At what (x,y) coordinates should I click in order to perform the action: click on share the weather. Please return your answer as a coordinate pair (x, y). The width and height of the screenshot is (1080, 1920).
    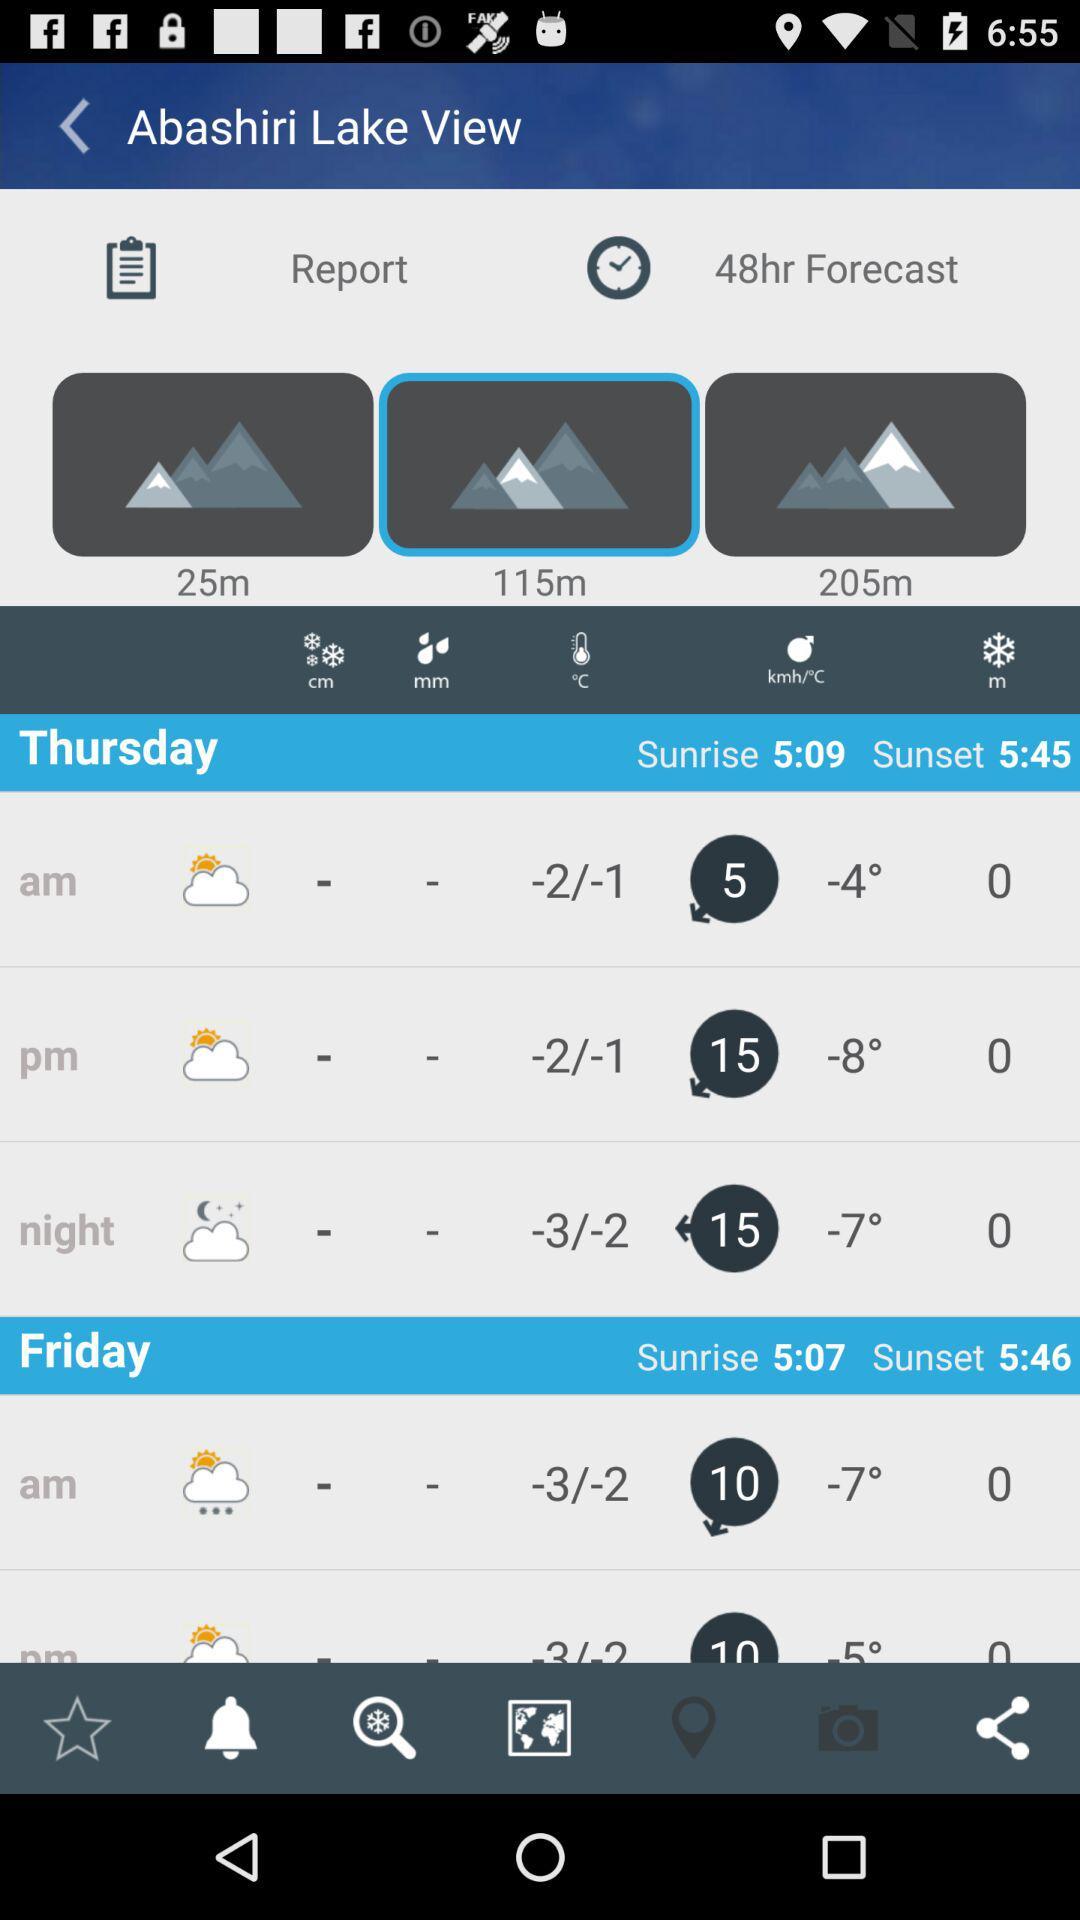
    Looking at the image, I should click on (1002, 1727).